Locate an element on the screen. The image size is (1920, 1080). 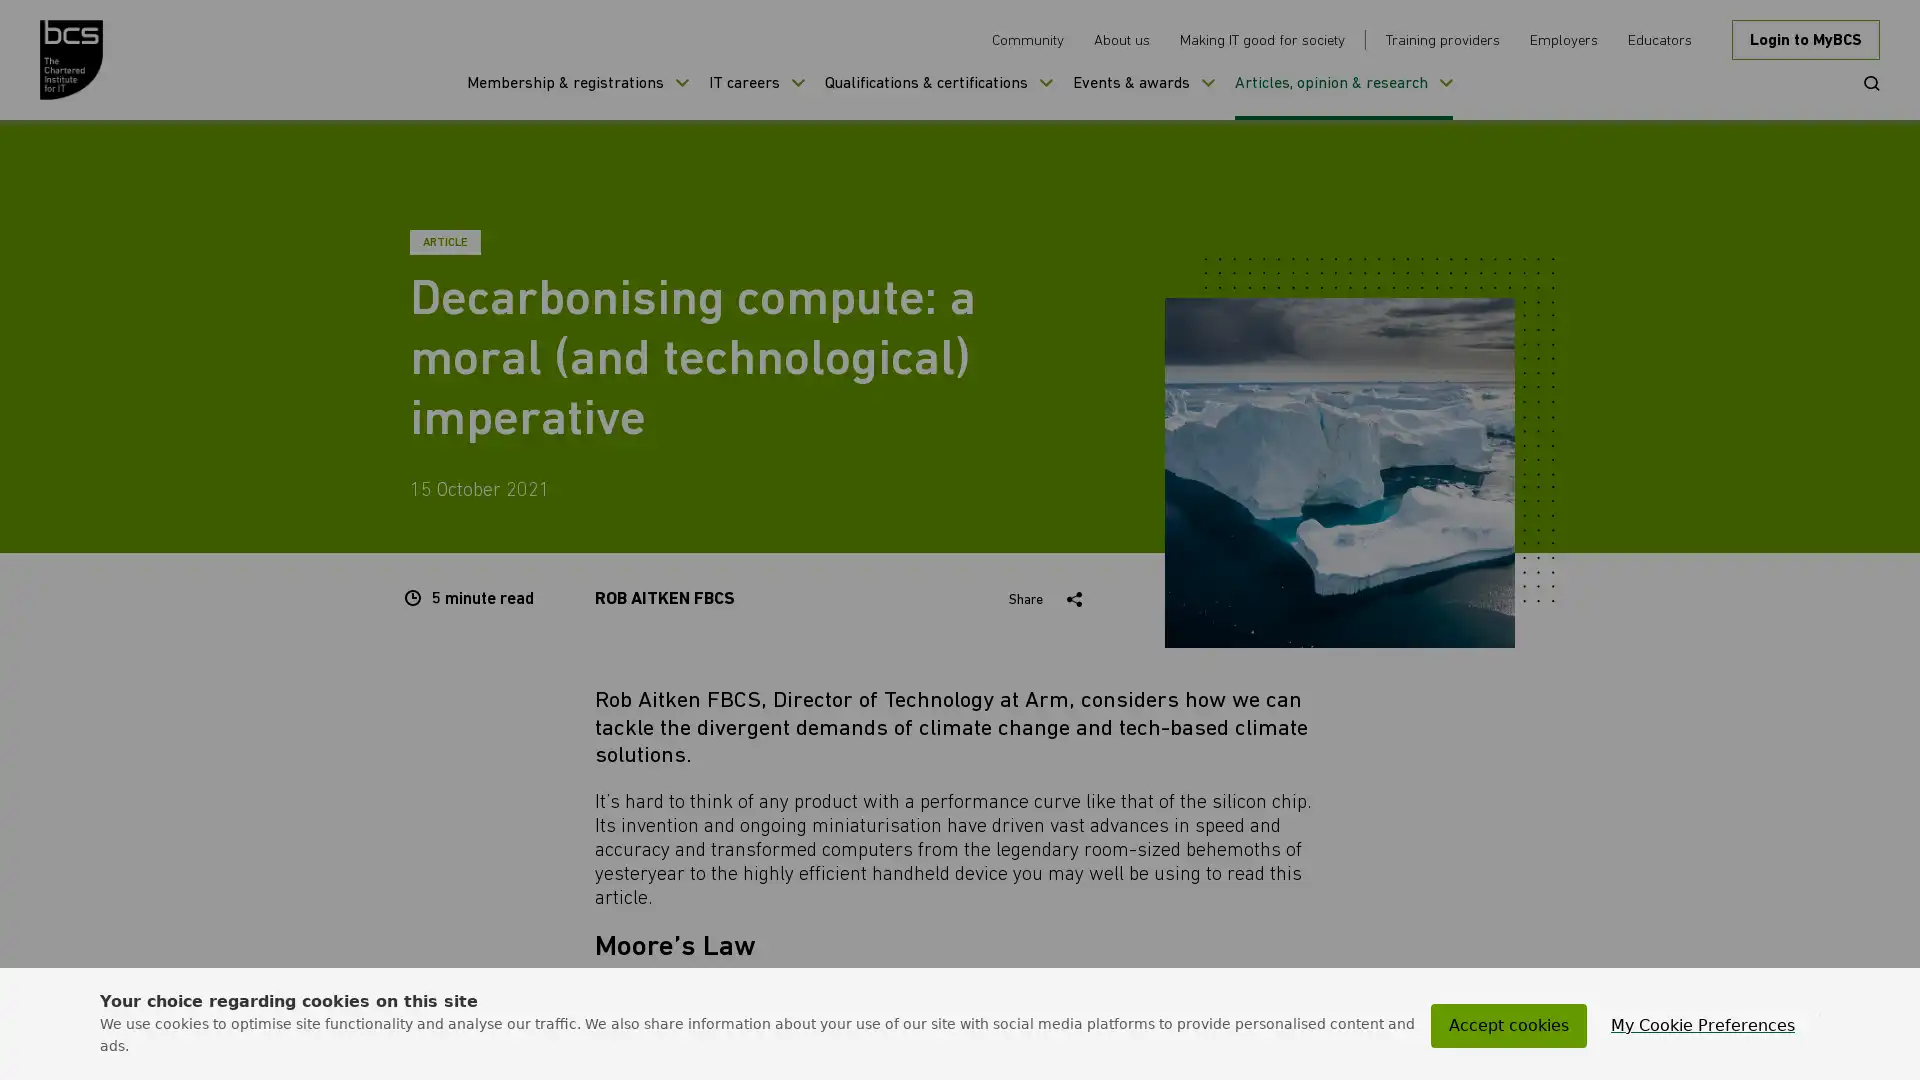
My Cookie Preferences is located at coordinates (1702, 1026).